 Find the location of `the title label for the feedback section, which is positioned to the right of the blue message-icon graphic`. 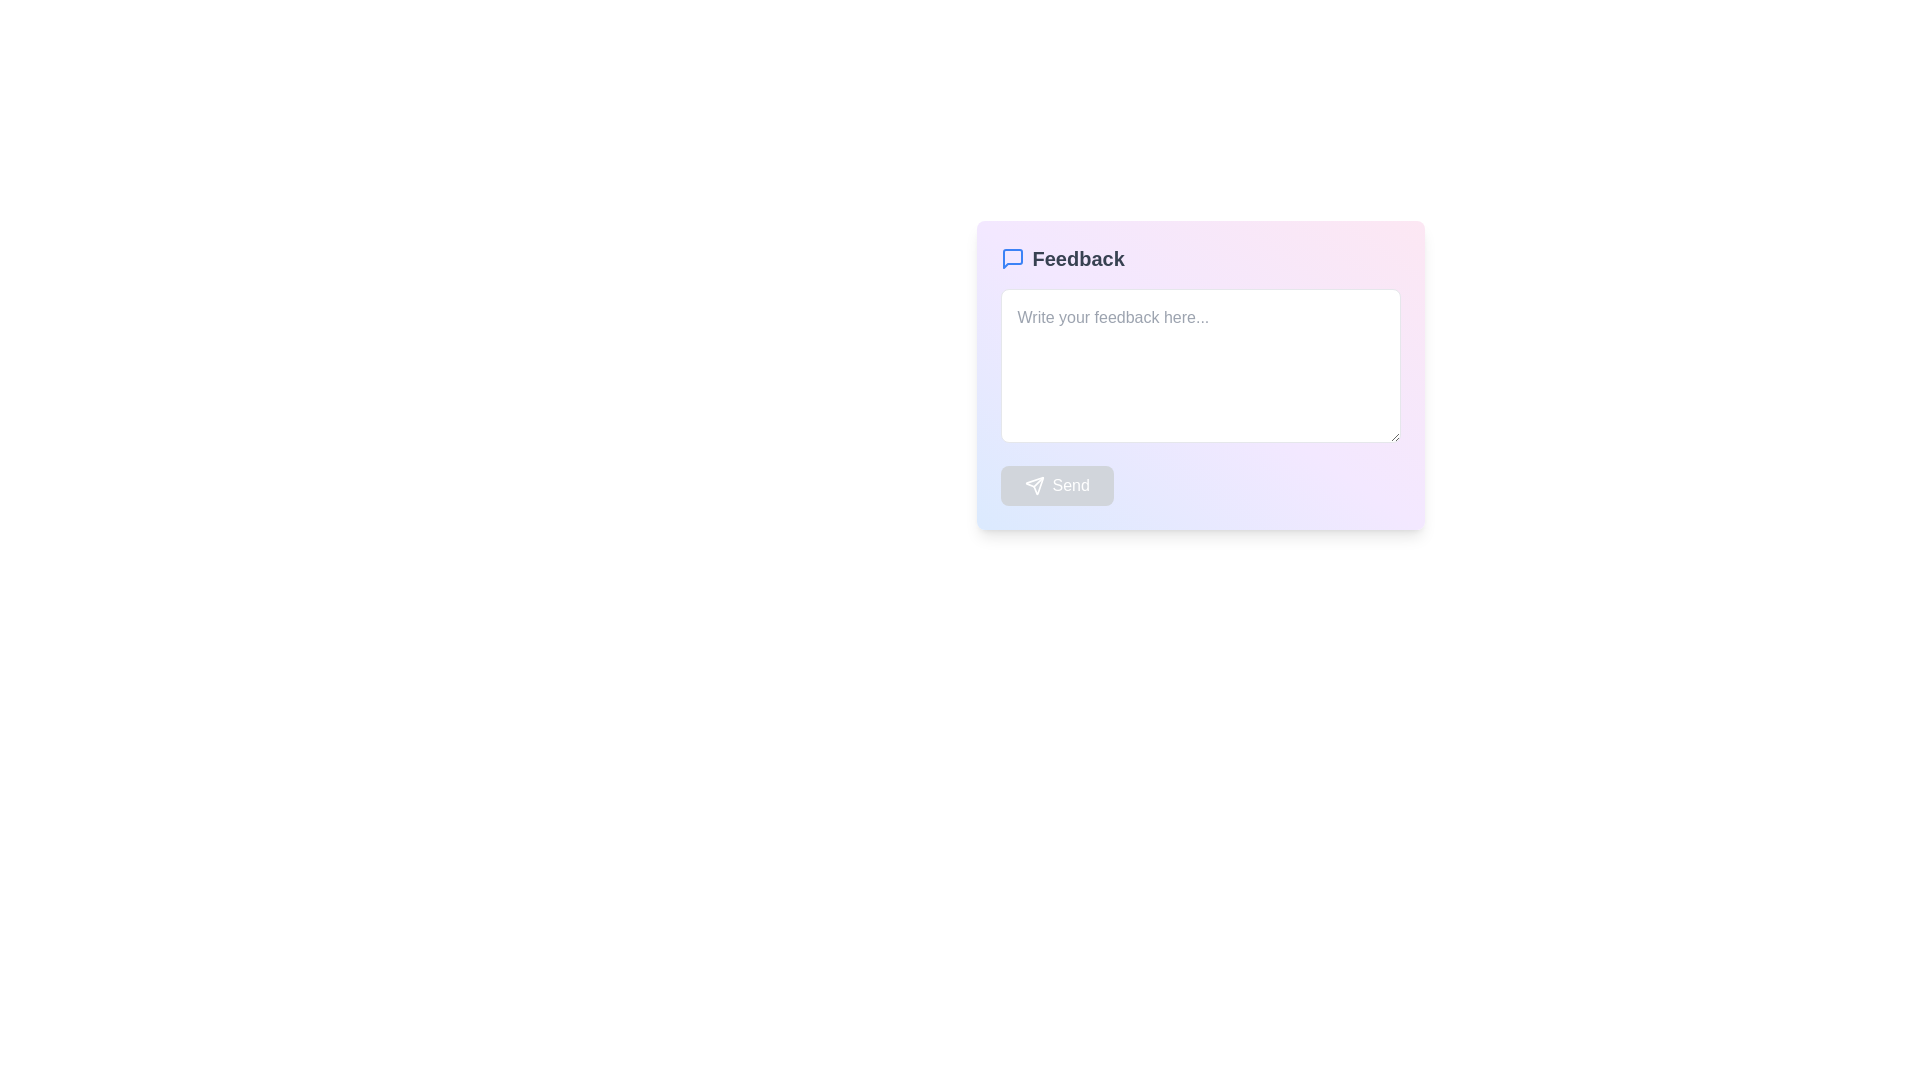

the title label for the feedback section, which is positioned to the right of the blue message-icon graphic is located at coordinates (1077, 257).